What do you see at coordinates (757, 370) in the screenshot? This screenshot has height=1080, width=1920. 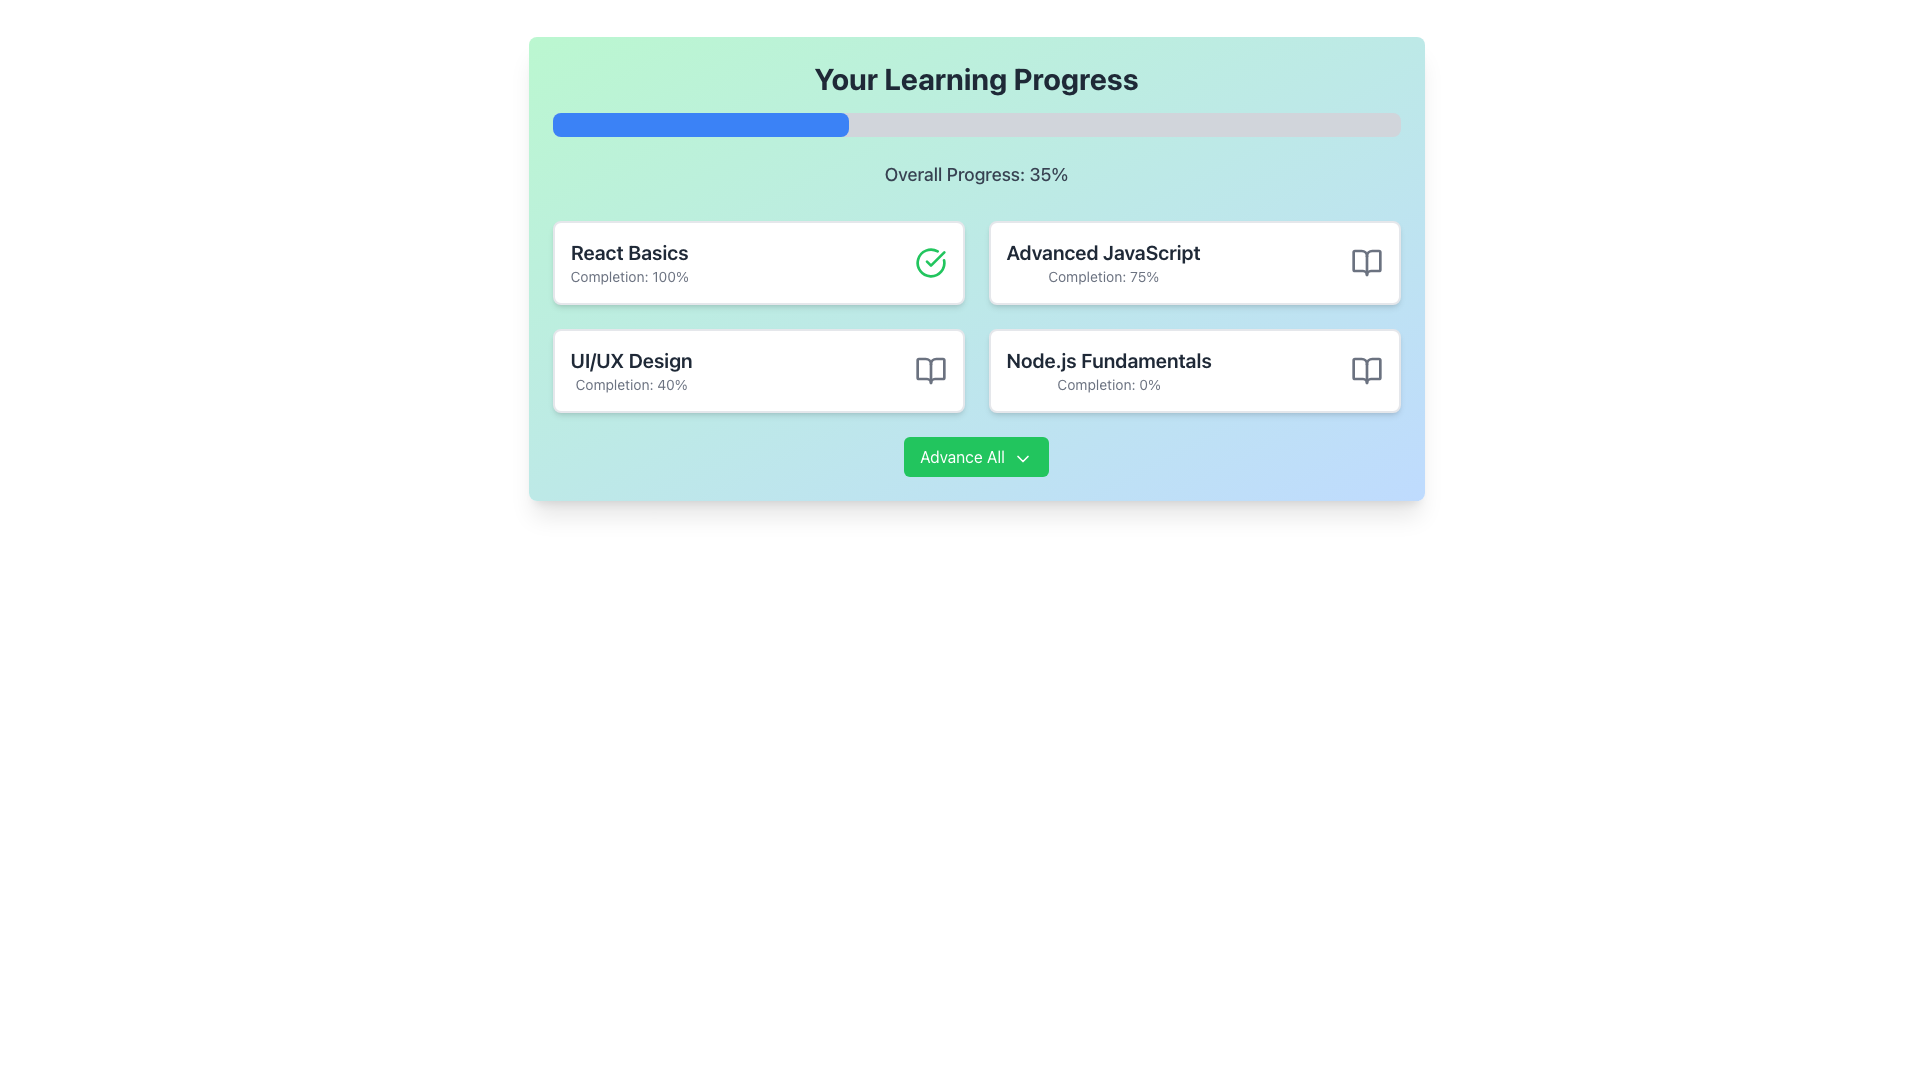 I see `the informational card displaying 'UI/UX Design' with a subtitle 'Completion: 40%' located in the bottom-left corner of the grid under 'Your Learning Progress'` at bounding box center [757, 370].